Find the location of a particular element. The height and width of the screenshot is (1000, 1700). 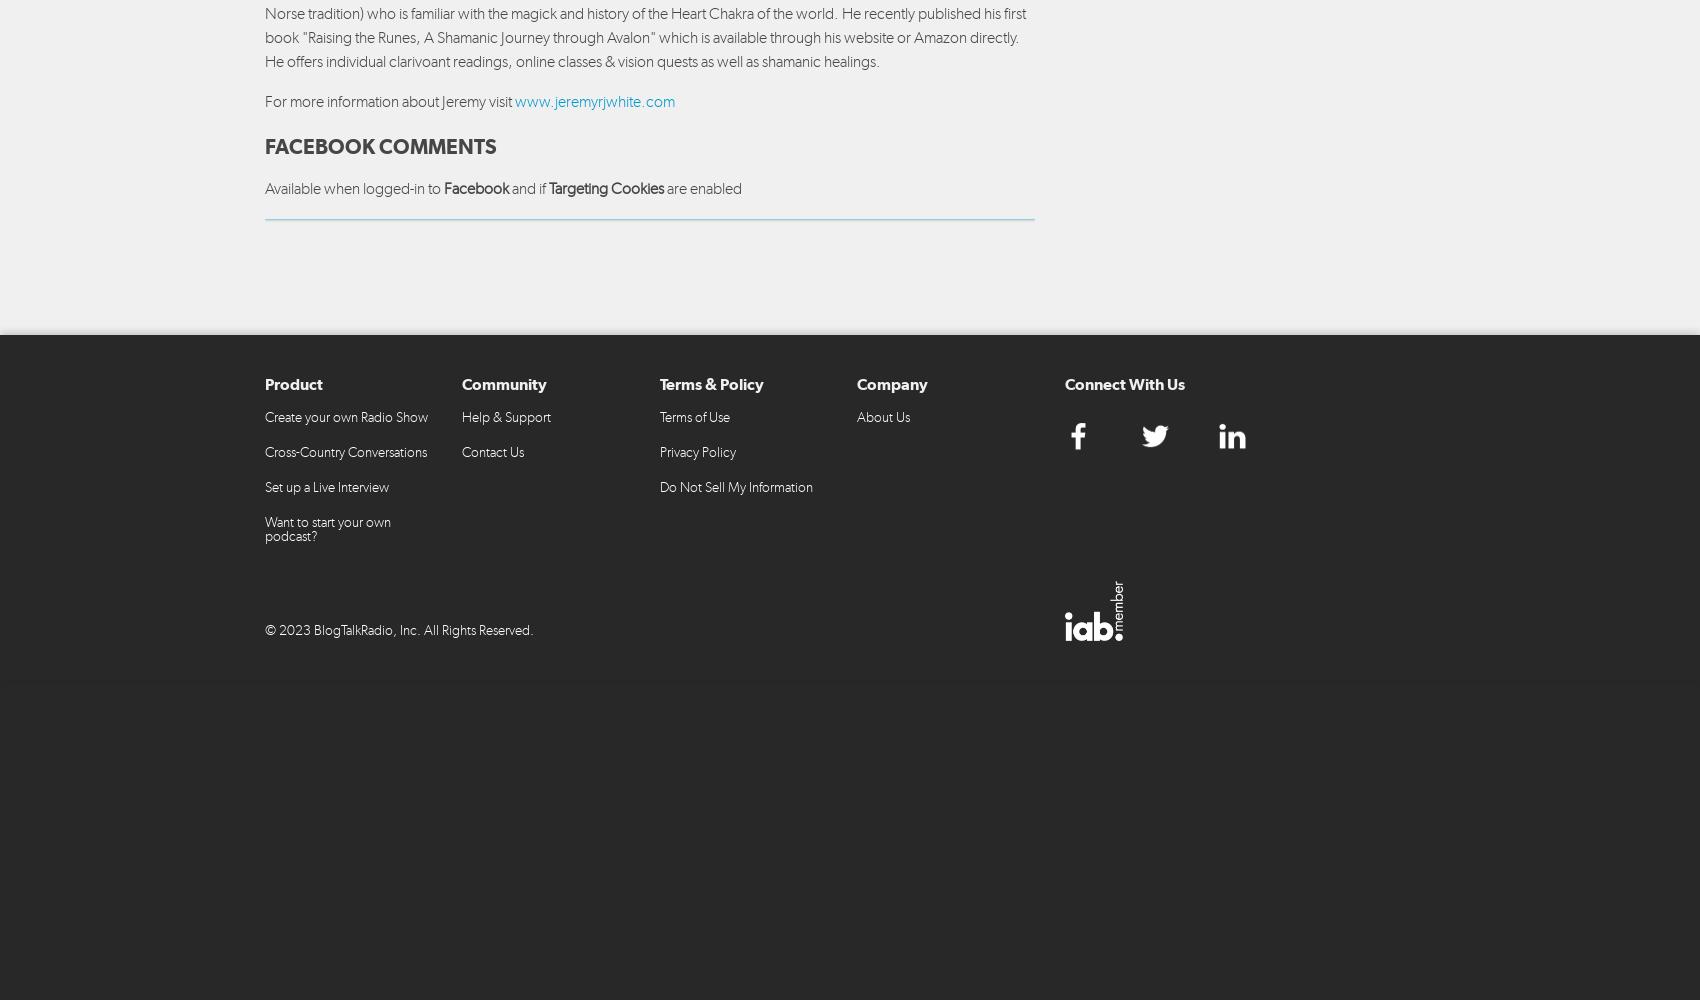

'©
                2023 BlogTalkRadio, Inc. All Rights Reserved.' is located at coordinates (398, 629).